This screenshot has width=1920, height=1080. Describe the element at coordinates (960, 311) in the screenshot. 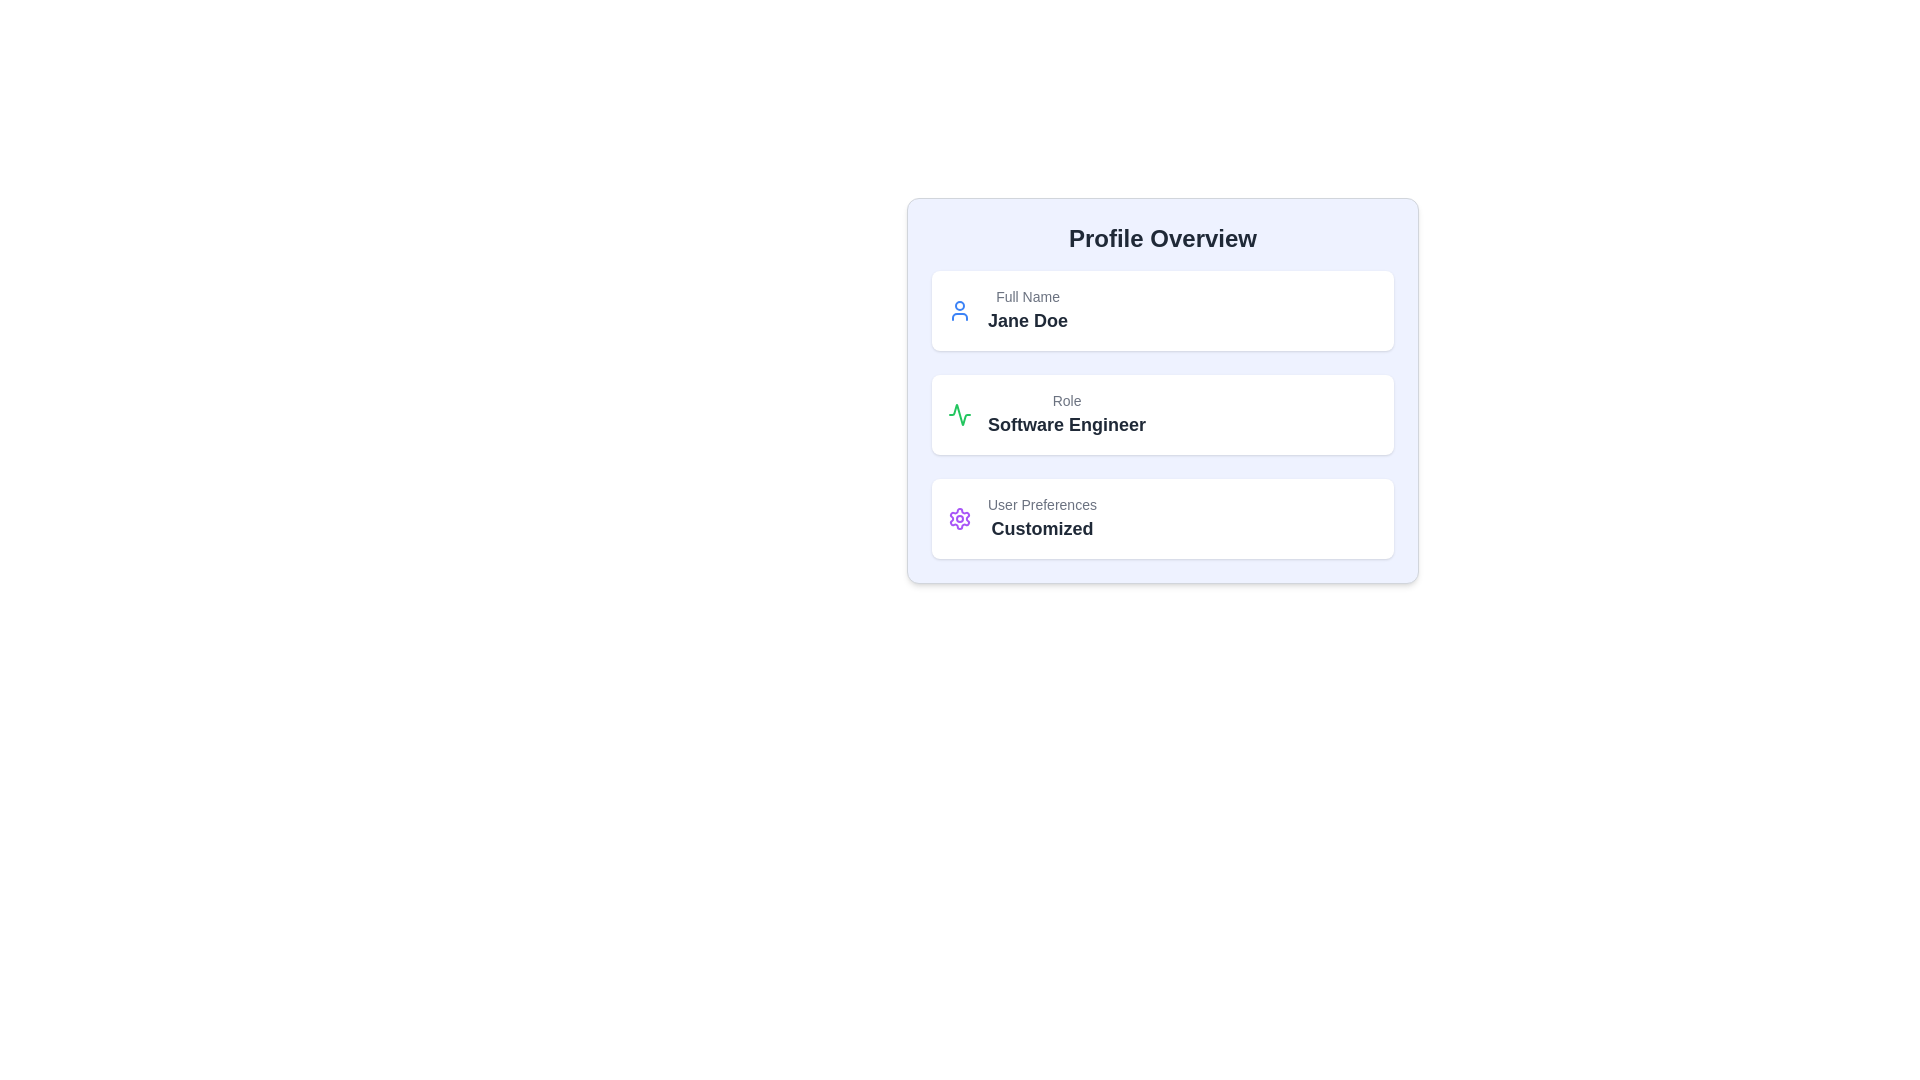

I see `the user icon, which is a graphical representation of a user with a blue color scheme, located to the left of the text 'Full Name' and 'Jane Doe' in the 'Profile Overview' interface` at that location.